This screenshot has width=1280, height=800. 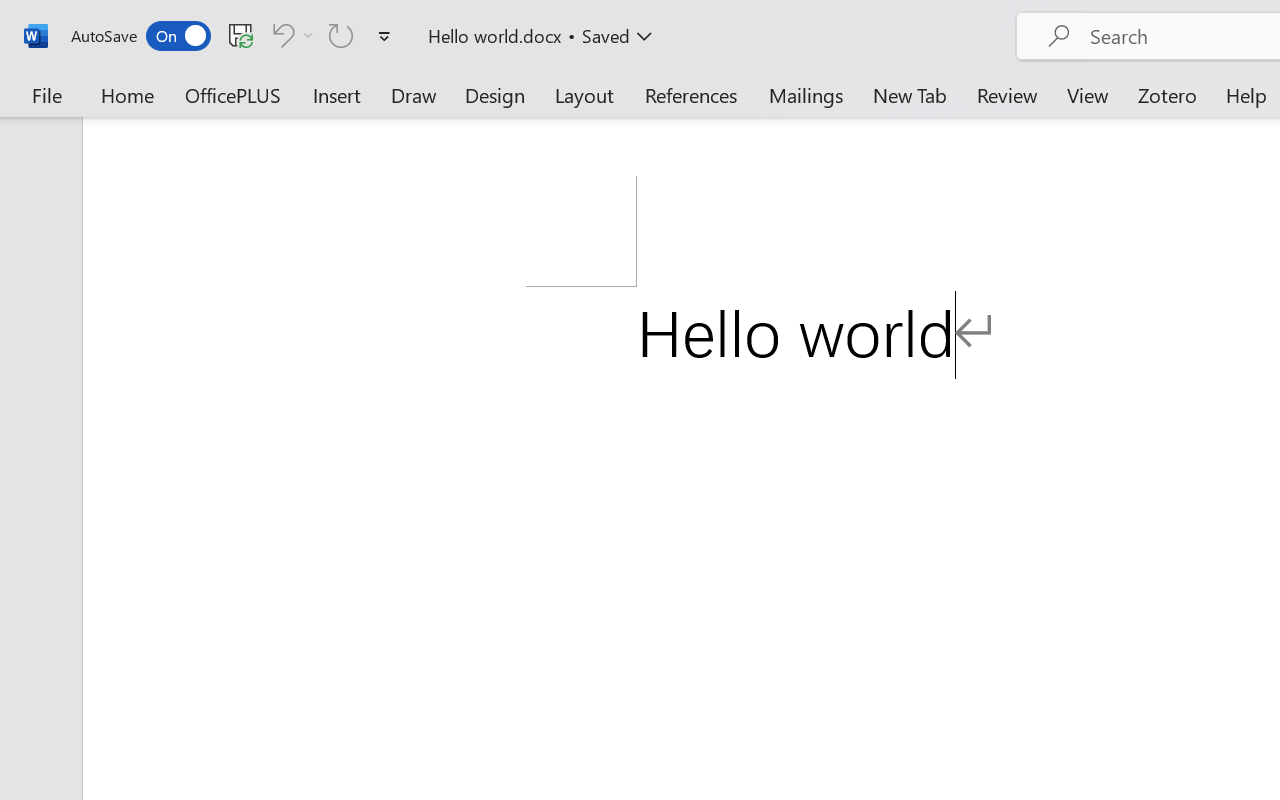 I want to click on 'More Options', so click(x=308, y=34).